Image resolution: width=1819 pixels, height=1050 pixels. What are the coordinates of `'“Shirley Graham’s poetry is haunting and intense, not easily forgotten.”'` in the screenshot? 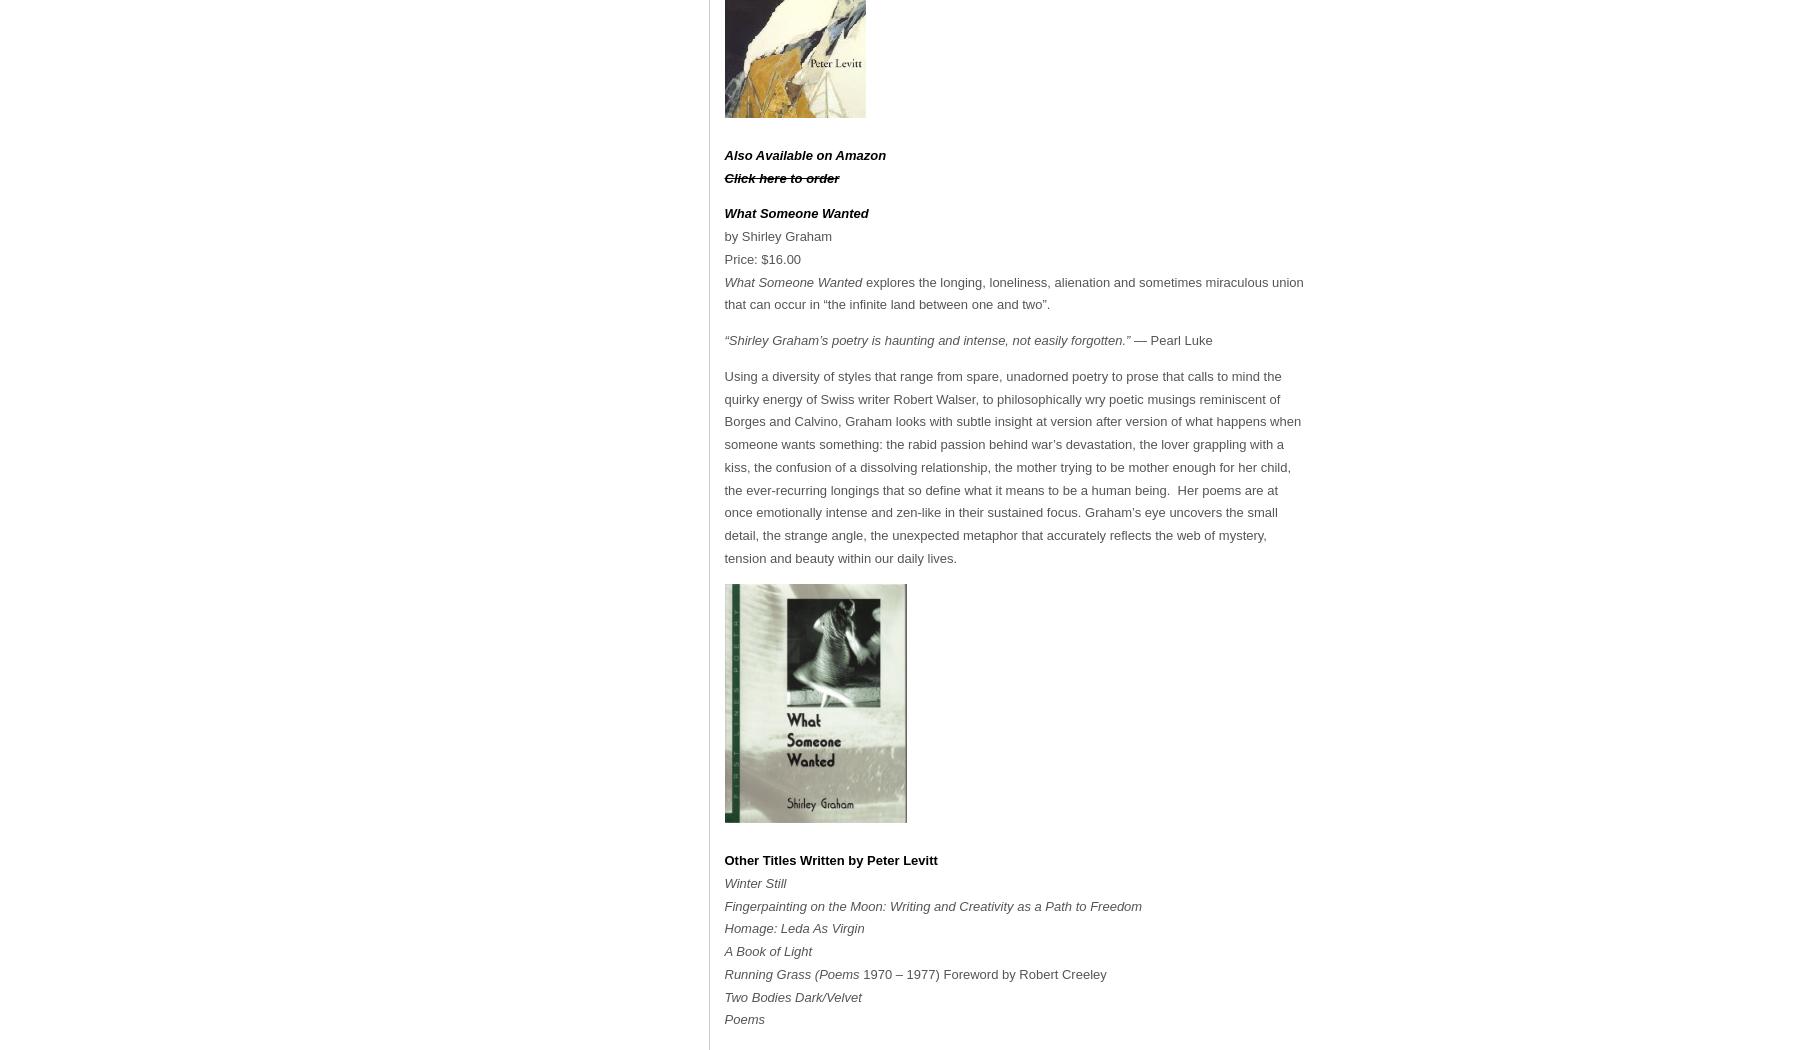 It's located at (925, 339).